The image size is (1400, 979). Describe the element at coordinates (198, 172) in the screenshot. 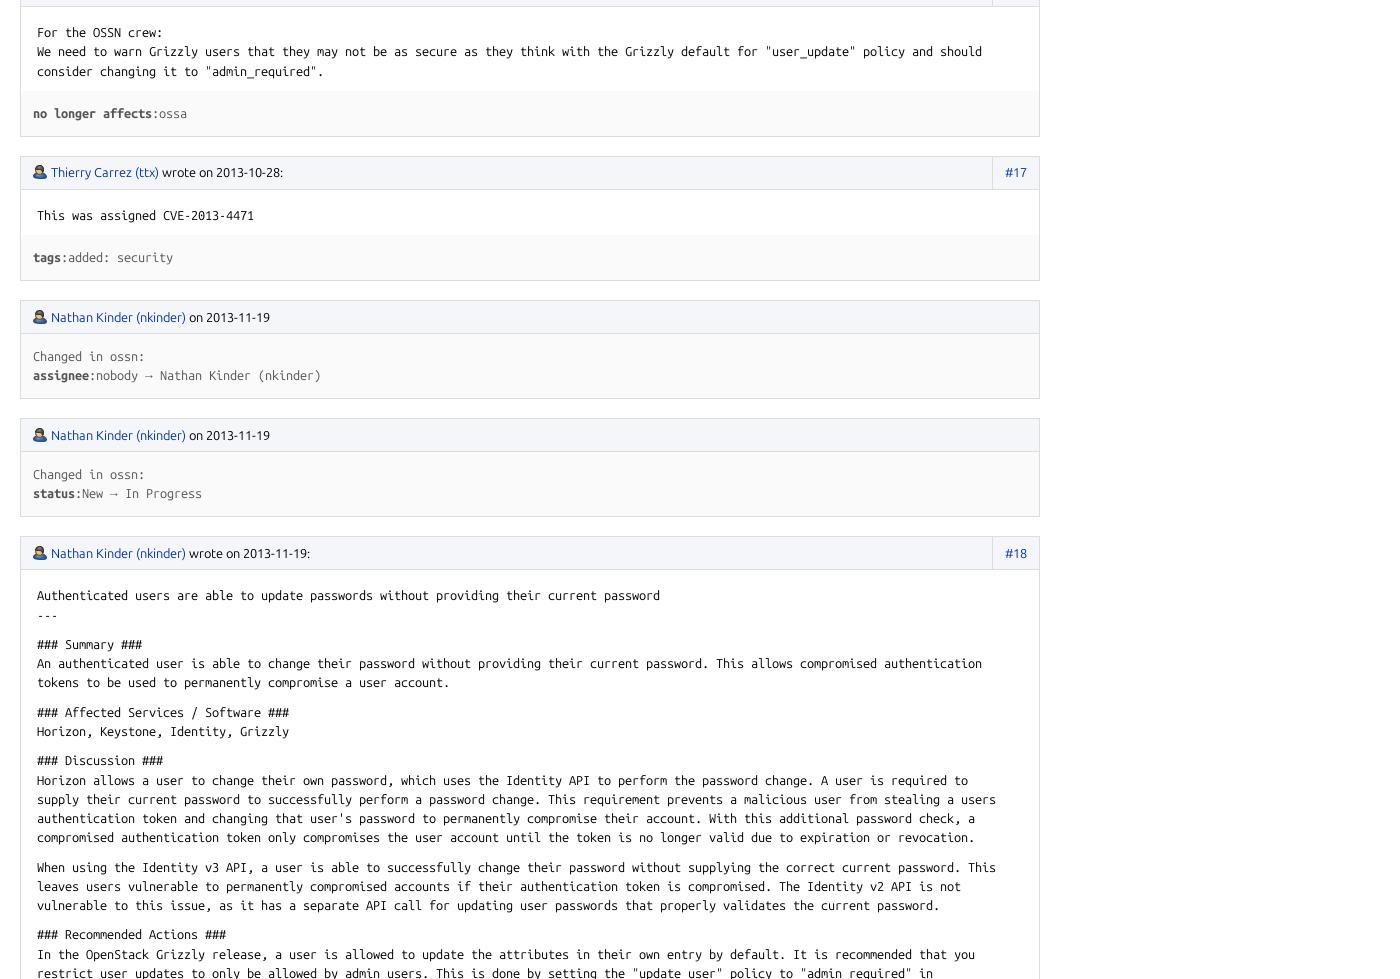

I see `'on 2013-10-28'` at that location.